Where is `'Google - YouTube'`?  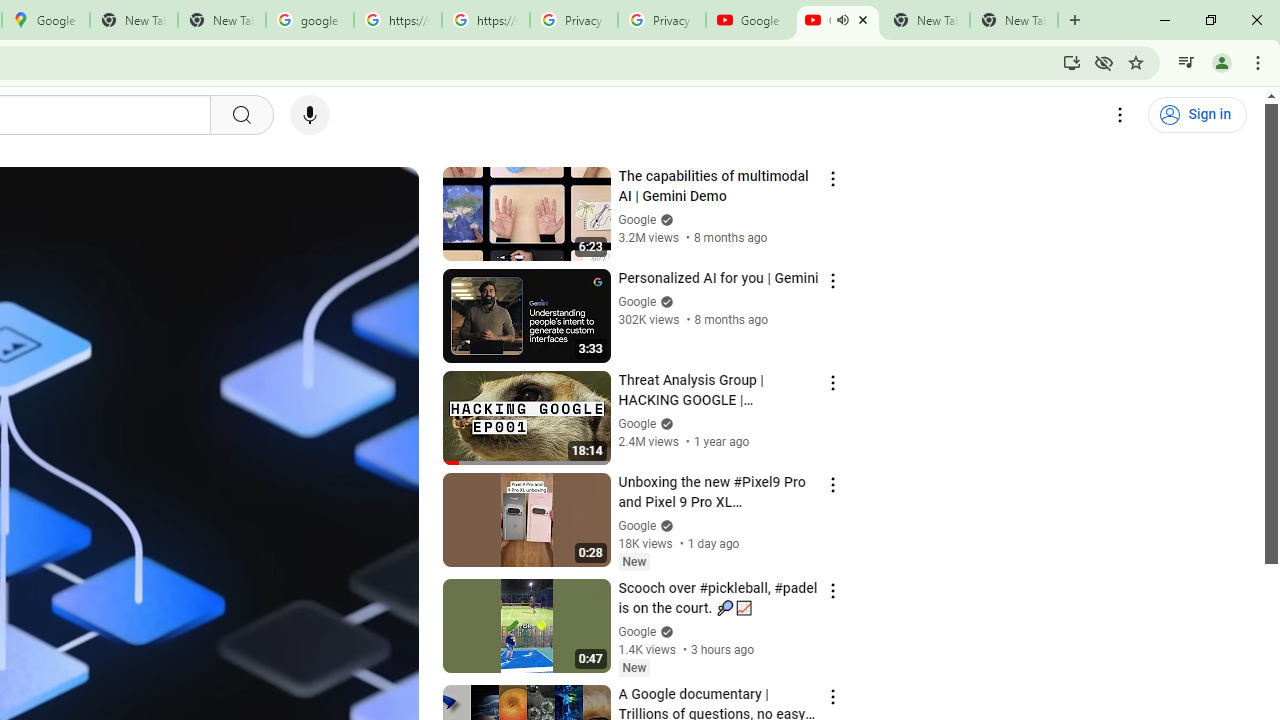 'Google - YouTube' is located at coordinates (749, 20).